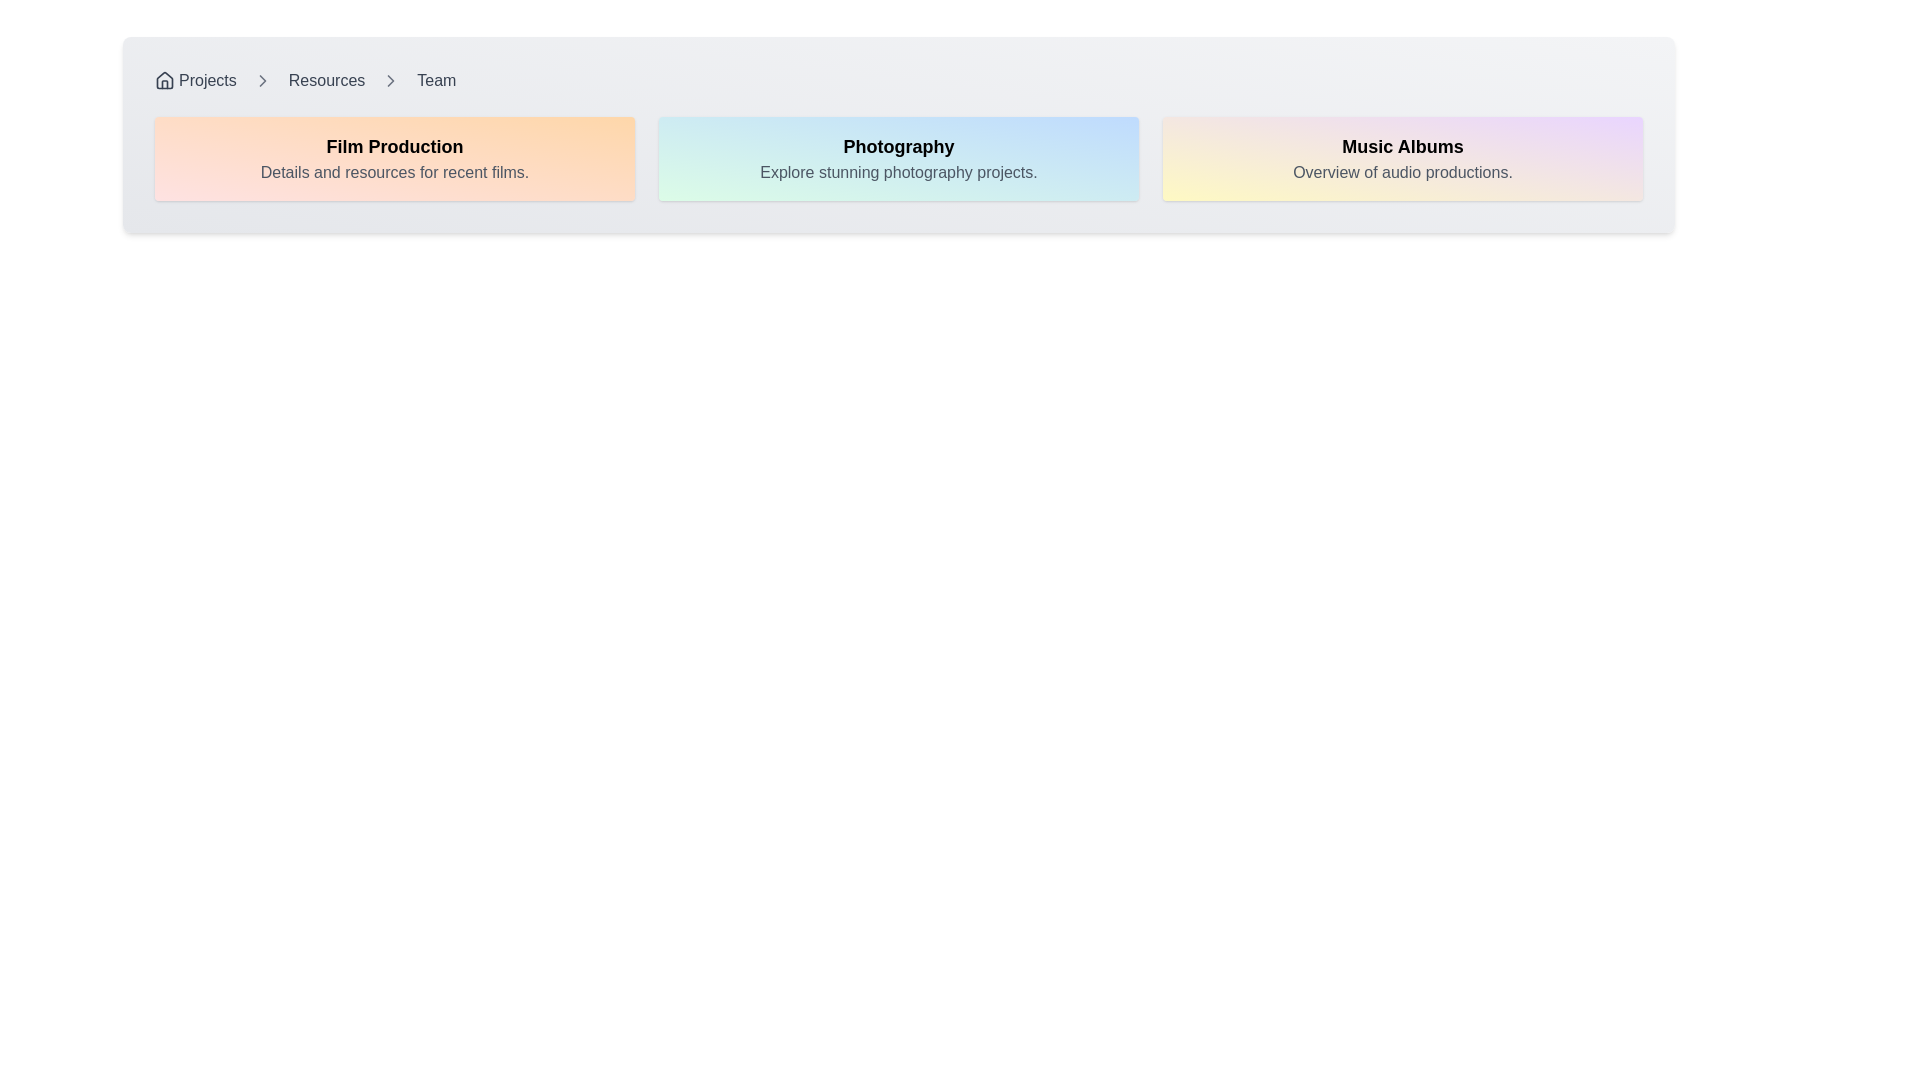 The image size is (1920, 1080). Describe the element at coordinates (164, 80) in the screenshot. I see `the house-shaped icon in the navigation bar preceding the text 'Projects'` at that location.